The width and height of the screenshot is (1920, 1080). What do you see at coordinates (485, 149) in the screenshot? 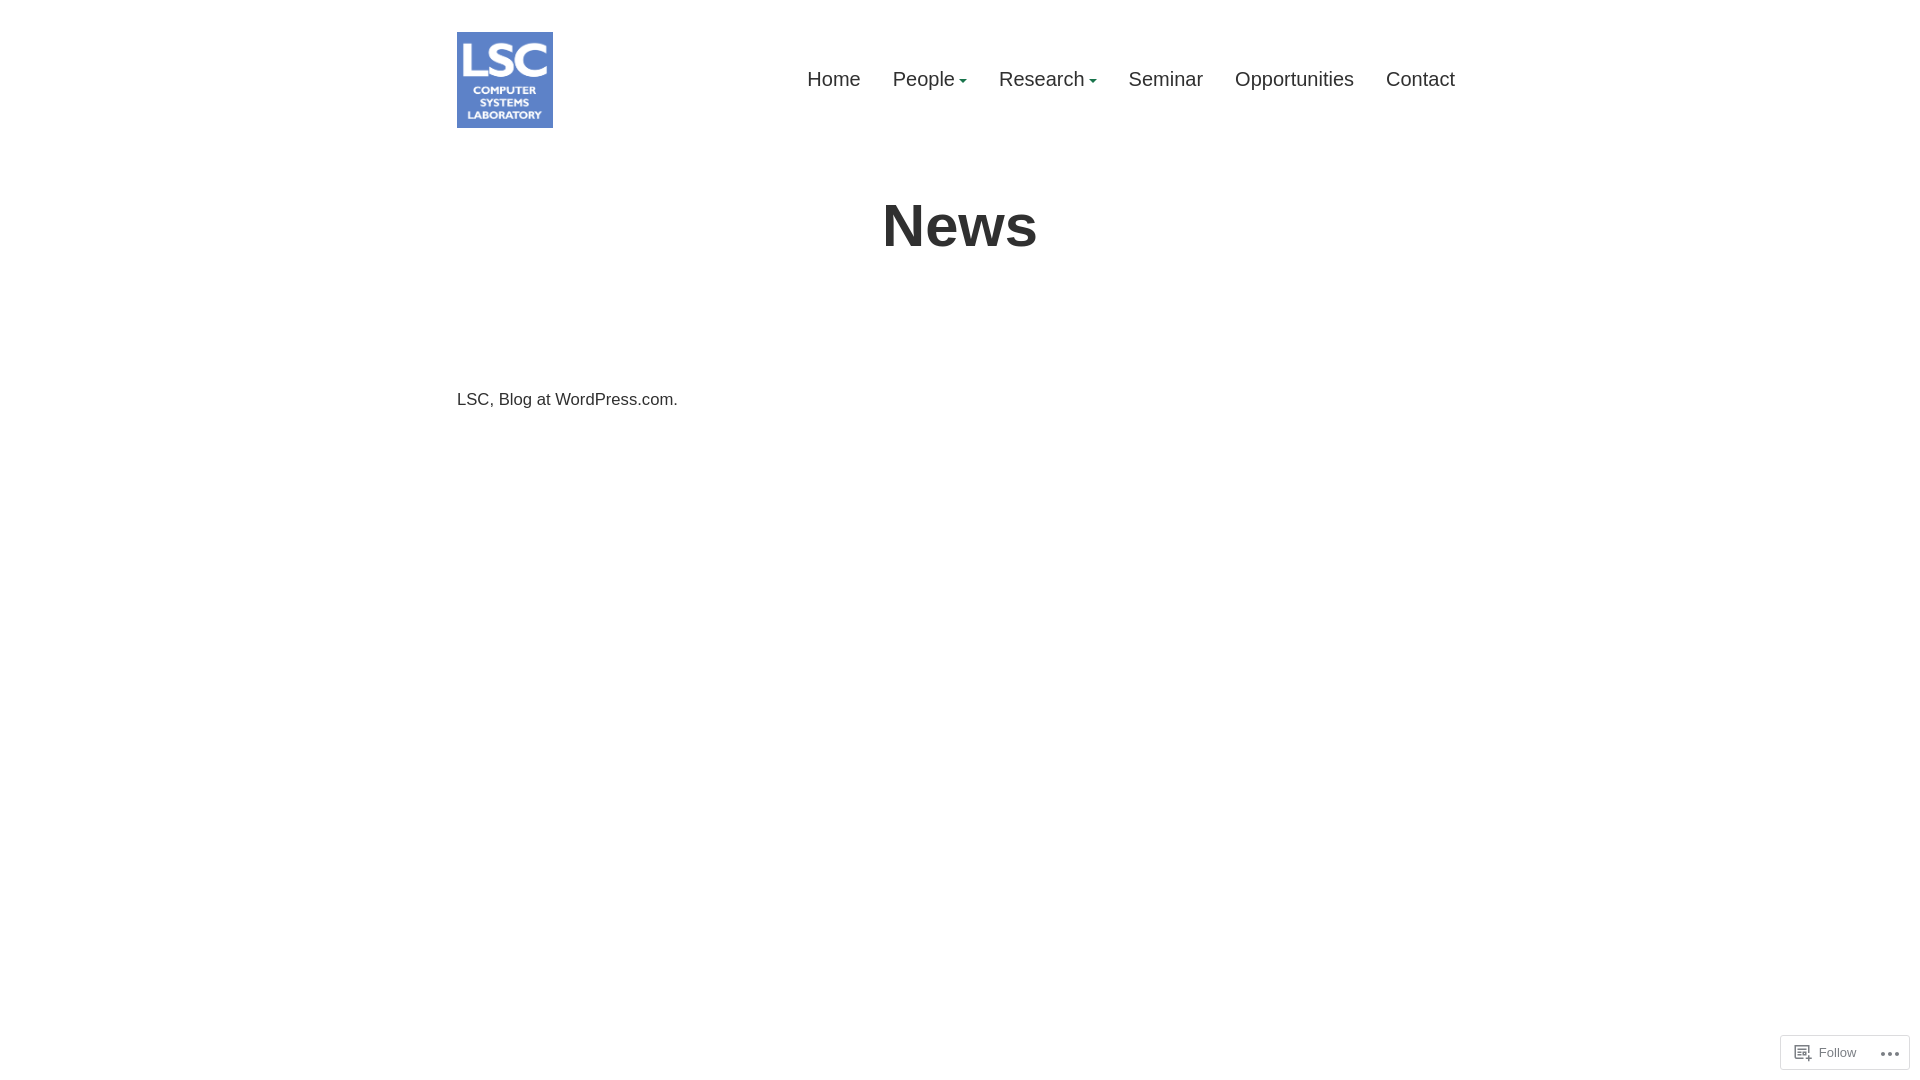
I see `'LSC'` at bounding box center [485, 149].